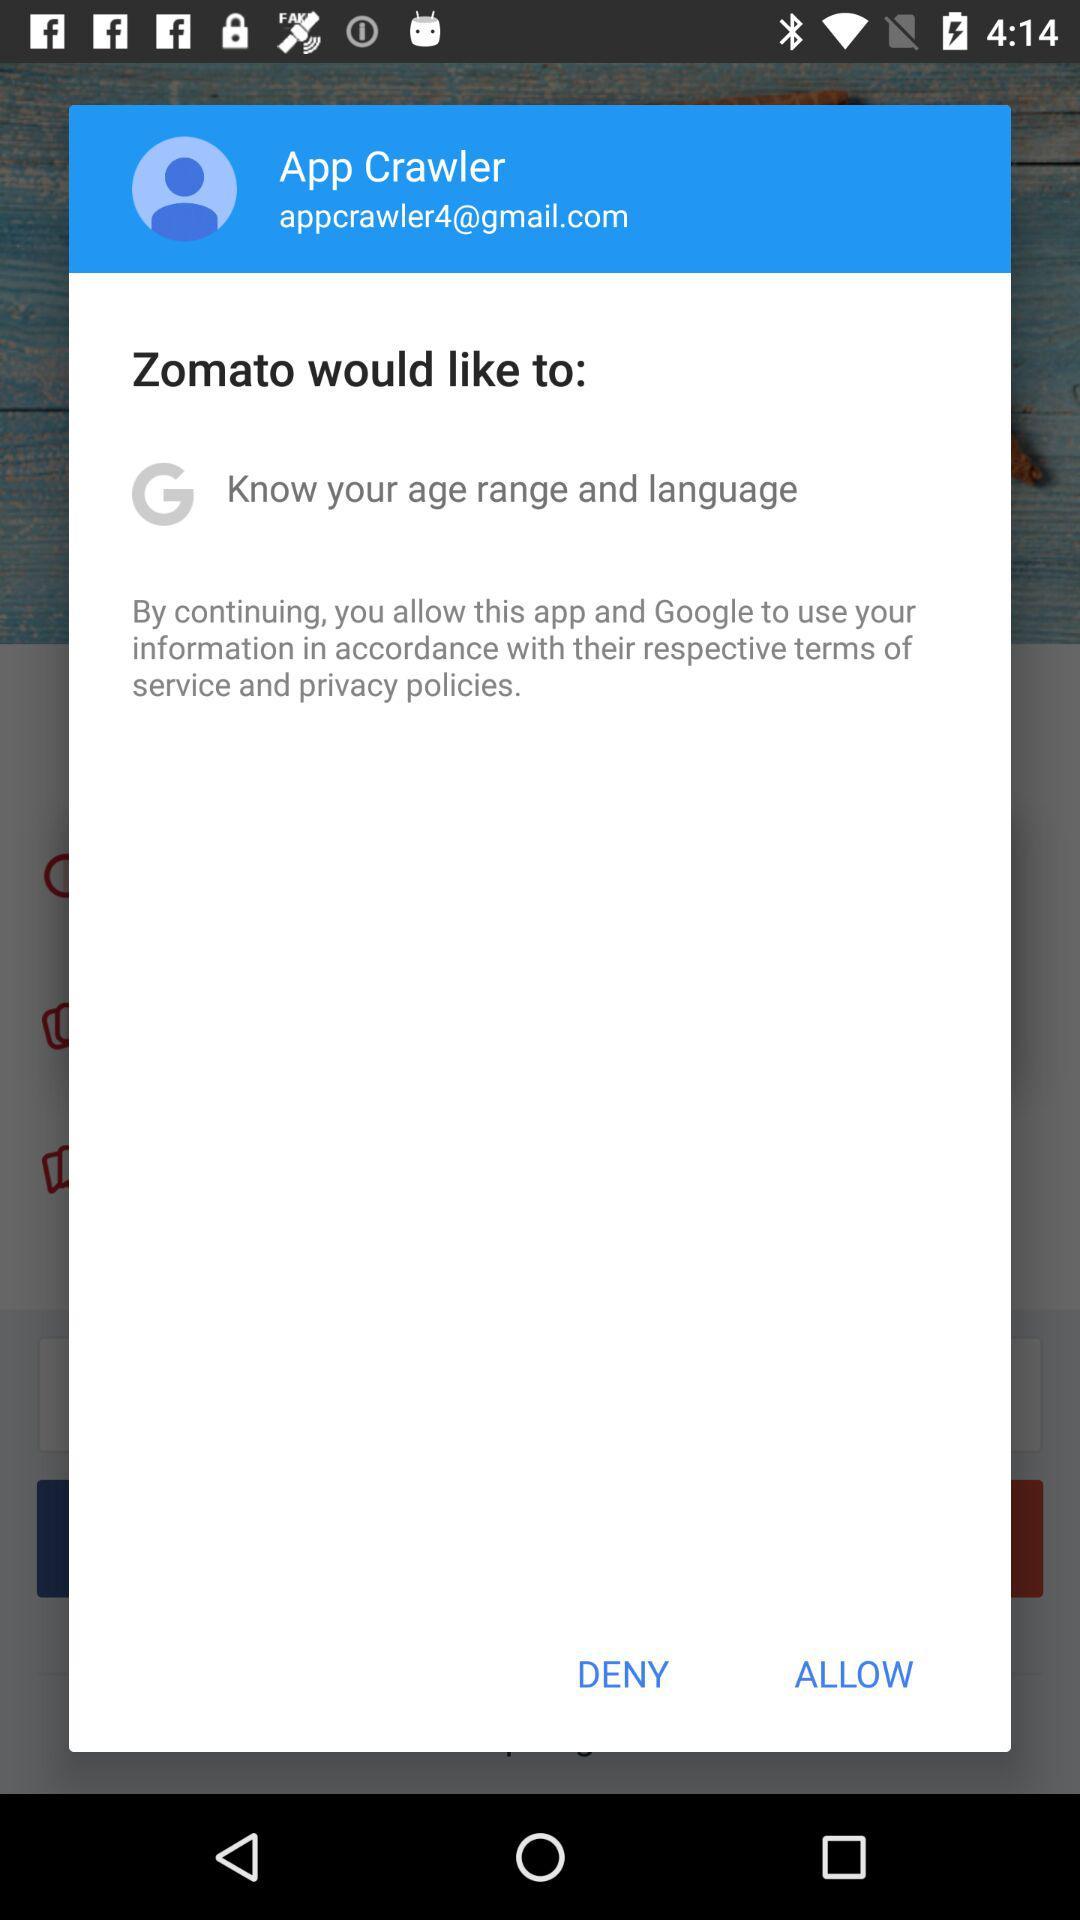  Describe the element at coordinates (454, 214) in the screenshot. I see `icon below the app crawler` at that location.